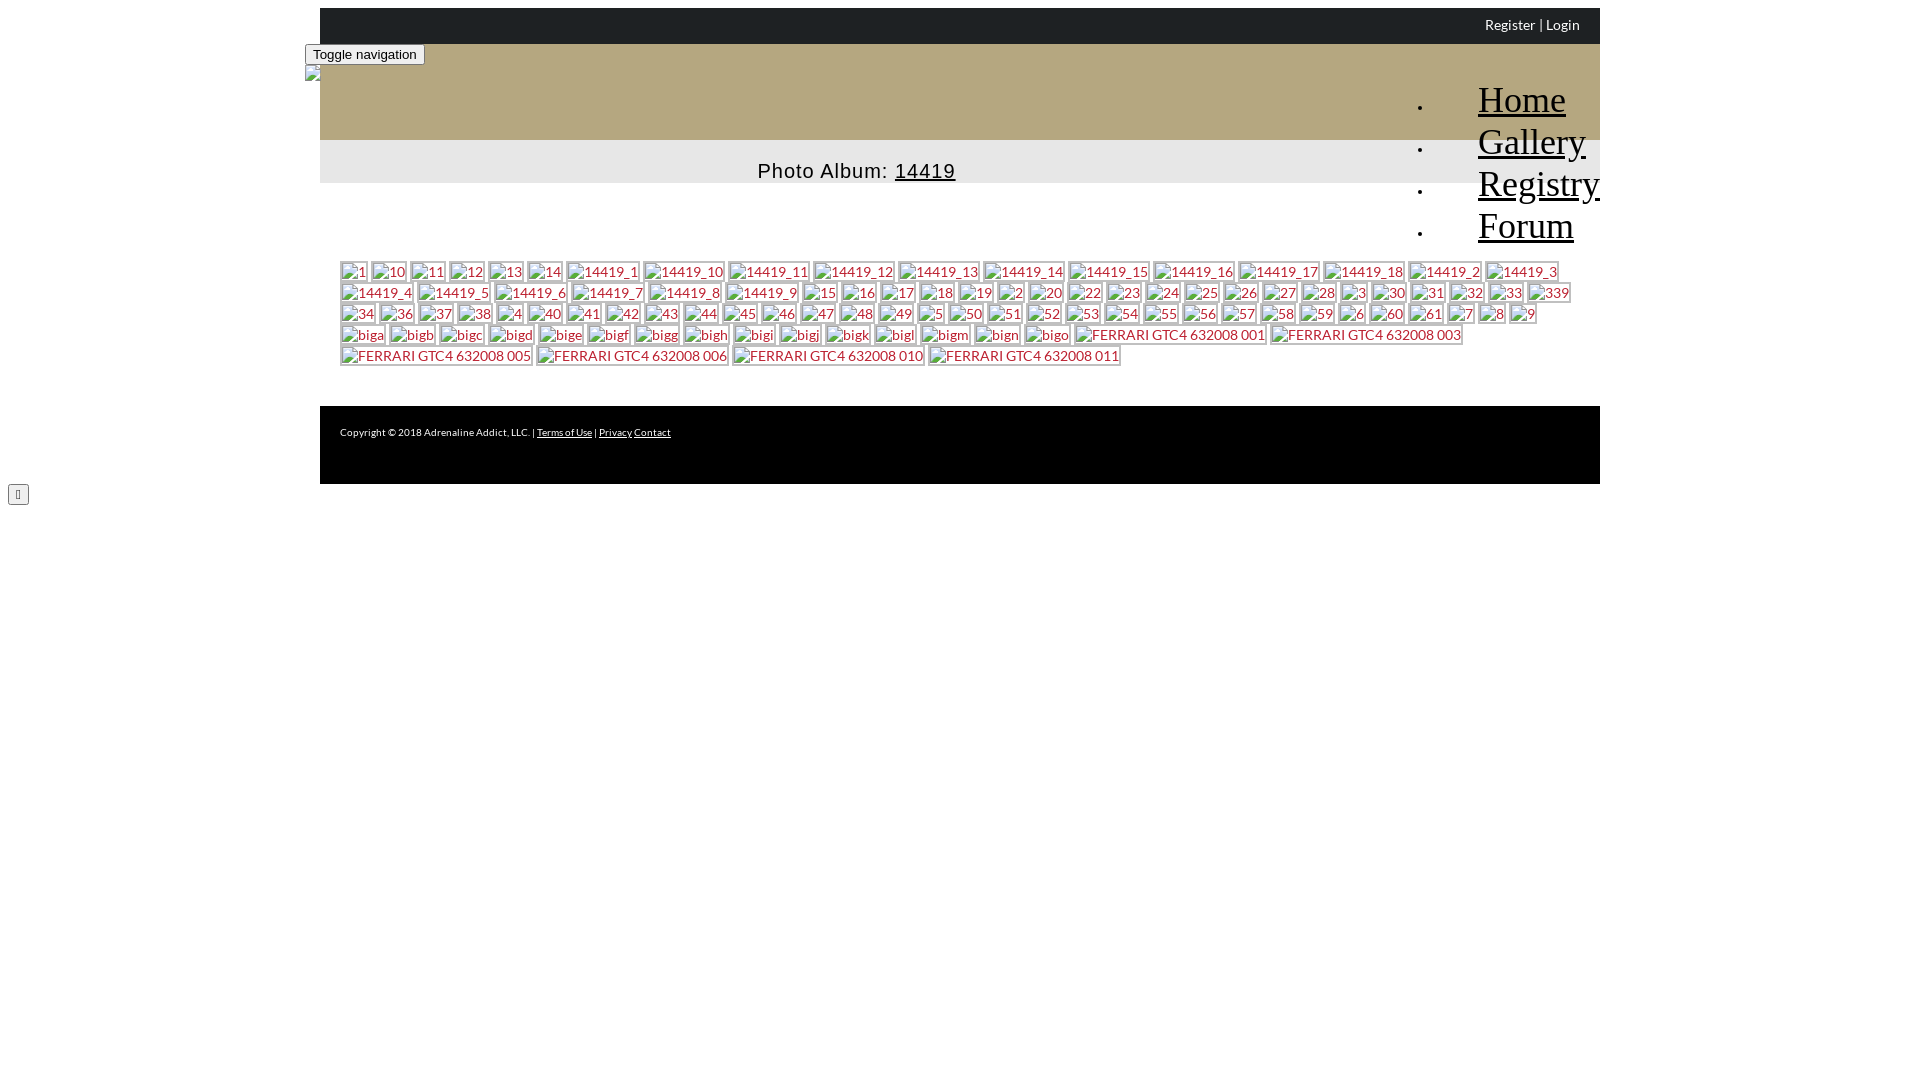 The image size is (1920, 1080). I want to click on 'bigc (click to enlarge)', so click(460, 333).